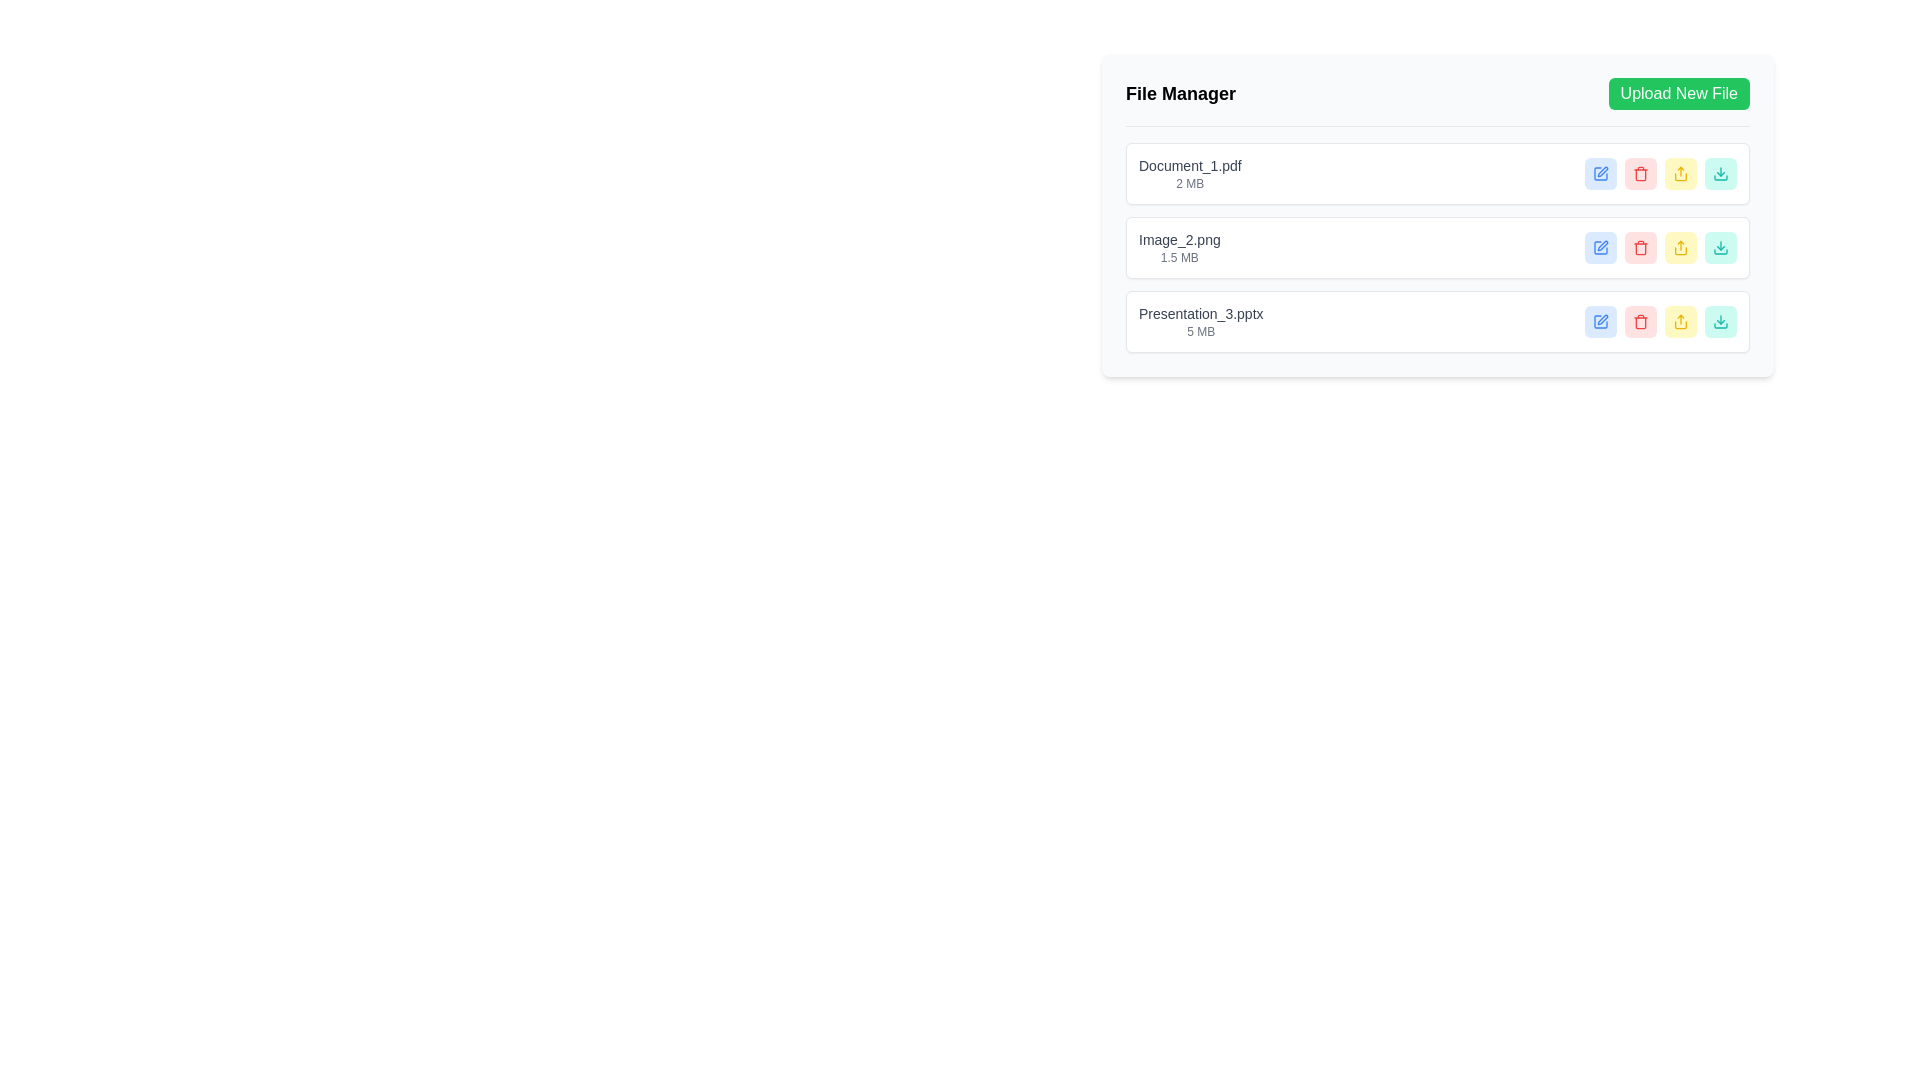 The height and width of the screenshot is (1080, 1920). What do you see at coordinates (1641, 246) in the screenshot?
I see `the trash icon button located in the second column of action buttons from the right, which is the third button in the horizontal group of four buttons, to initiate a delete action for the file 'Image_2.png'` at bounding box center [1641, 246].